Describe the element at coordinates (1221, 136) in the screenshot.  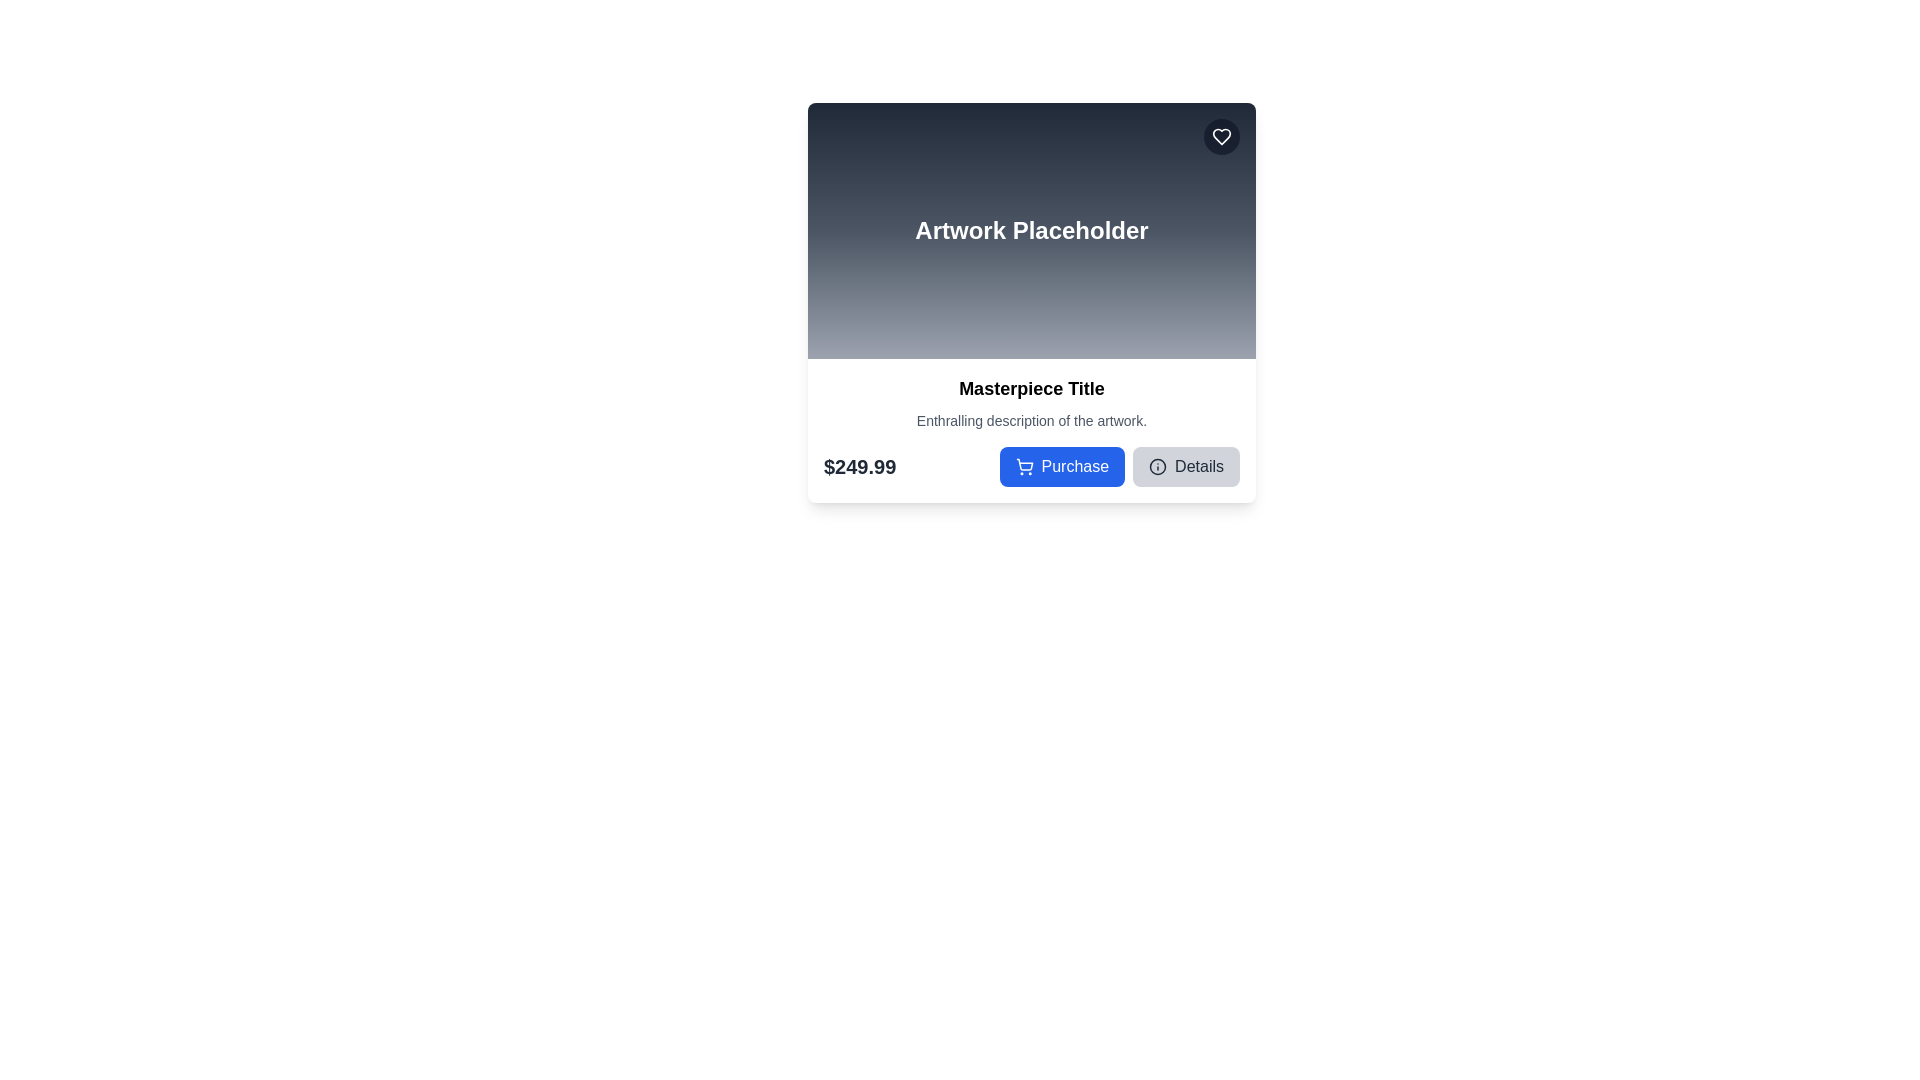
I see `the heart-shaped vector SVG icon located in the top-right corner of the artwork card interface, which serves as a favorite or love action indicator` at that location.